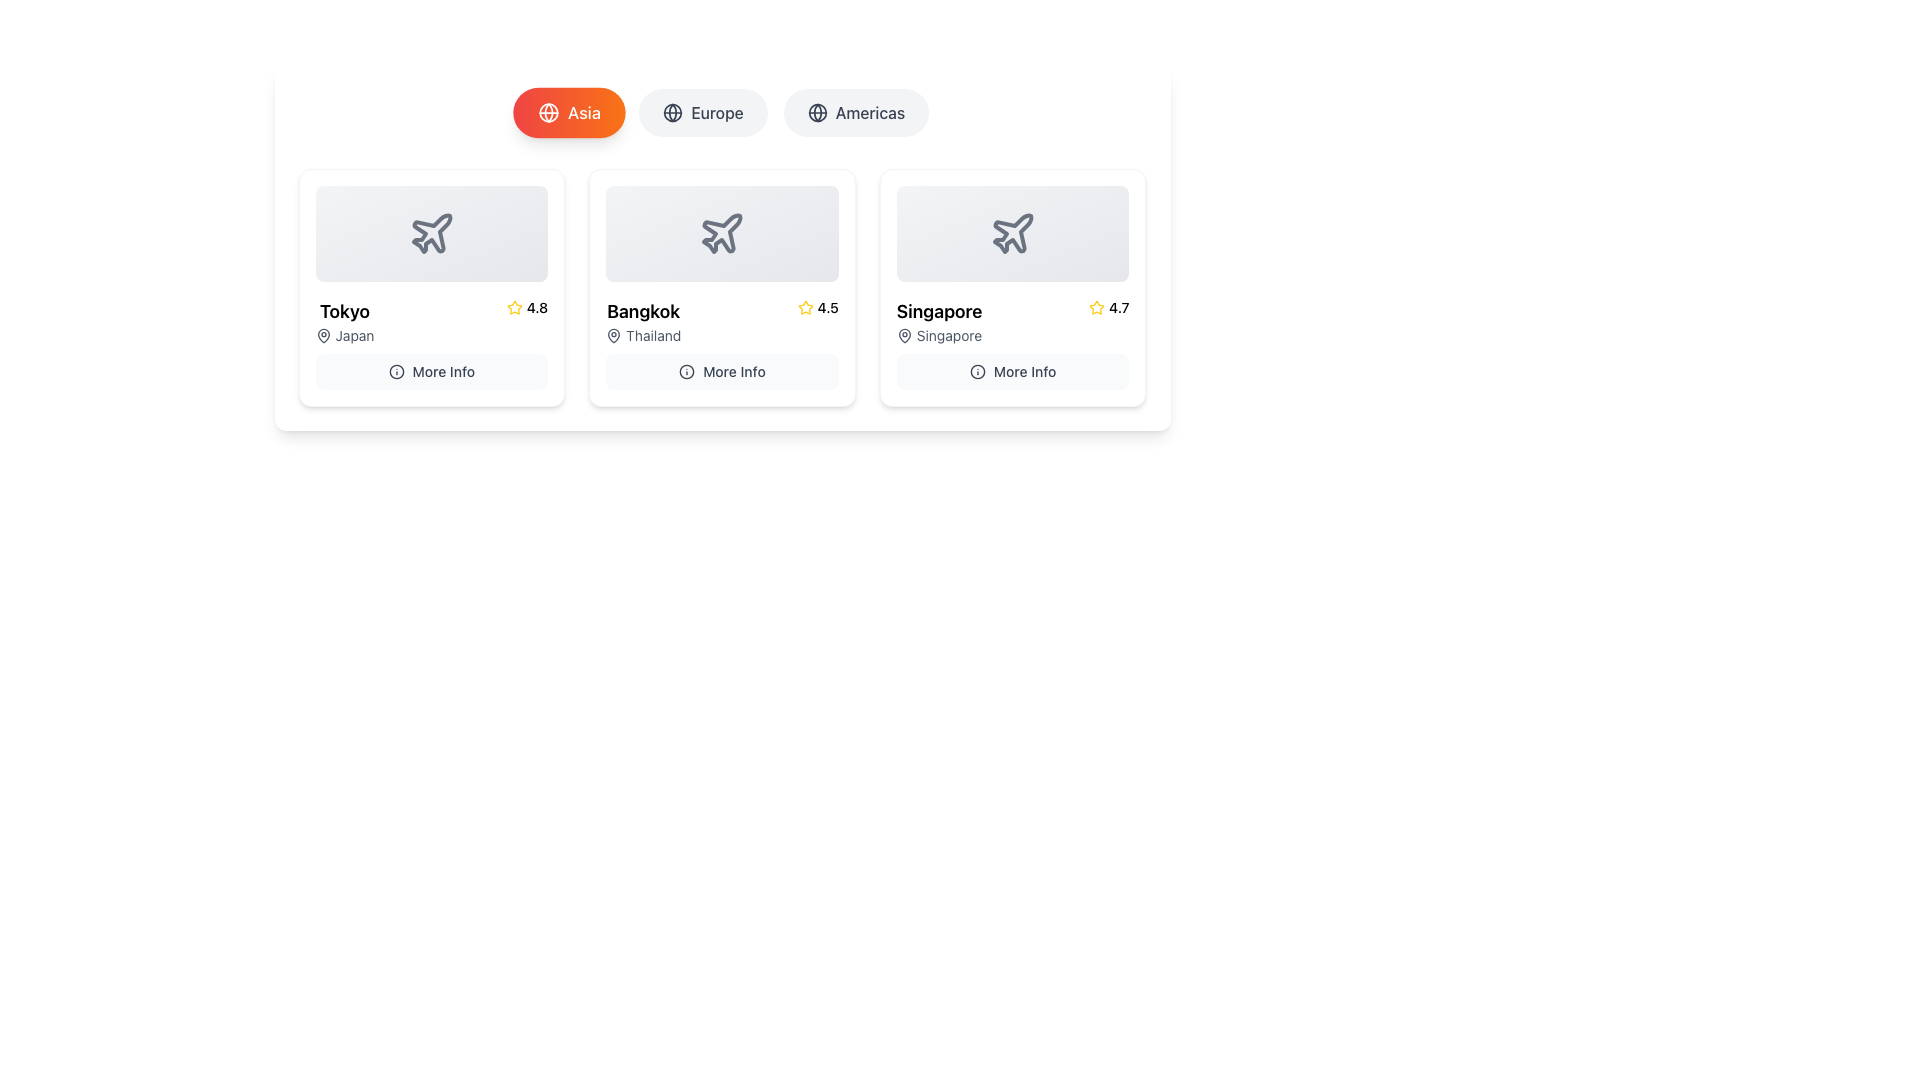  Describe the element at coordinates (805, 307) in the screenshot. I see `the yellow star icon indicating the rating for 'Bangkok' next to the numeric value '4.5'` at that location.